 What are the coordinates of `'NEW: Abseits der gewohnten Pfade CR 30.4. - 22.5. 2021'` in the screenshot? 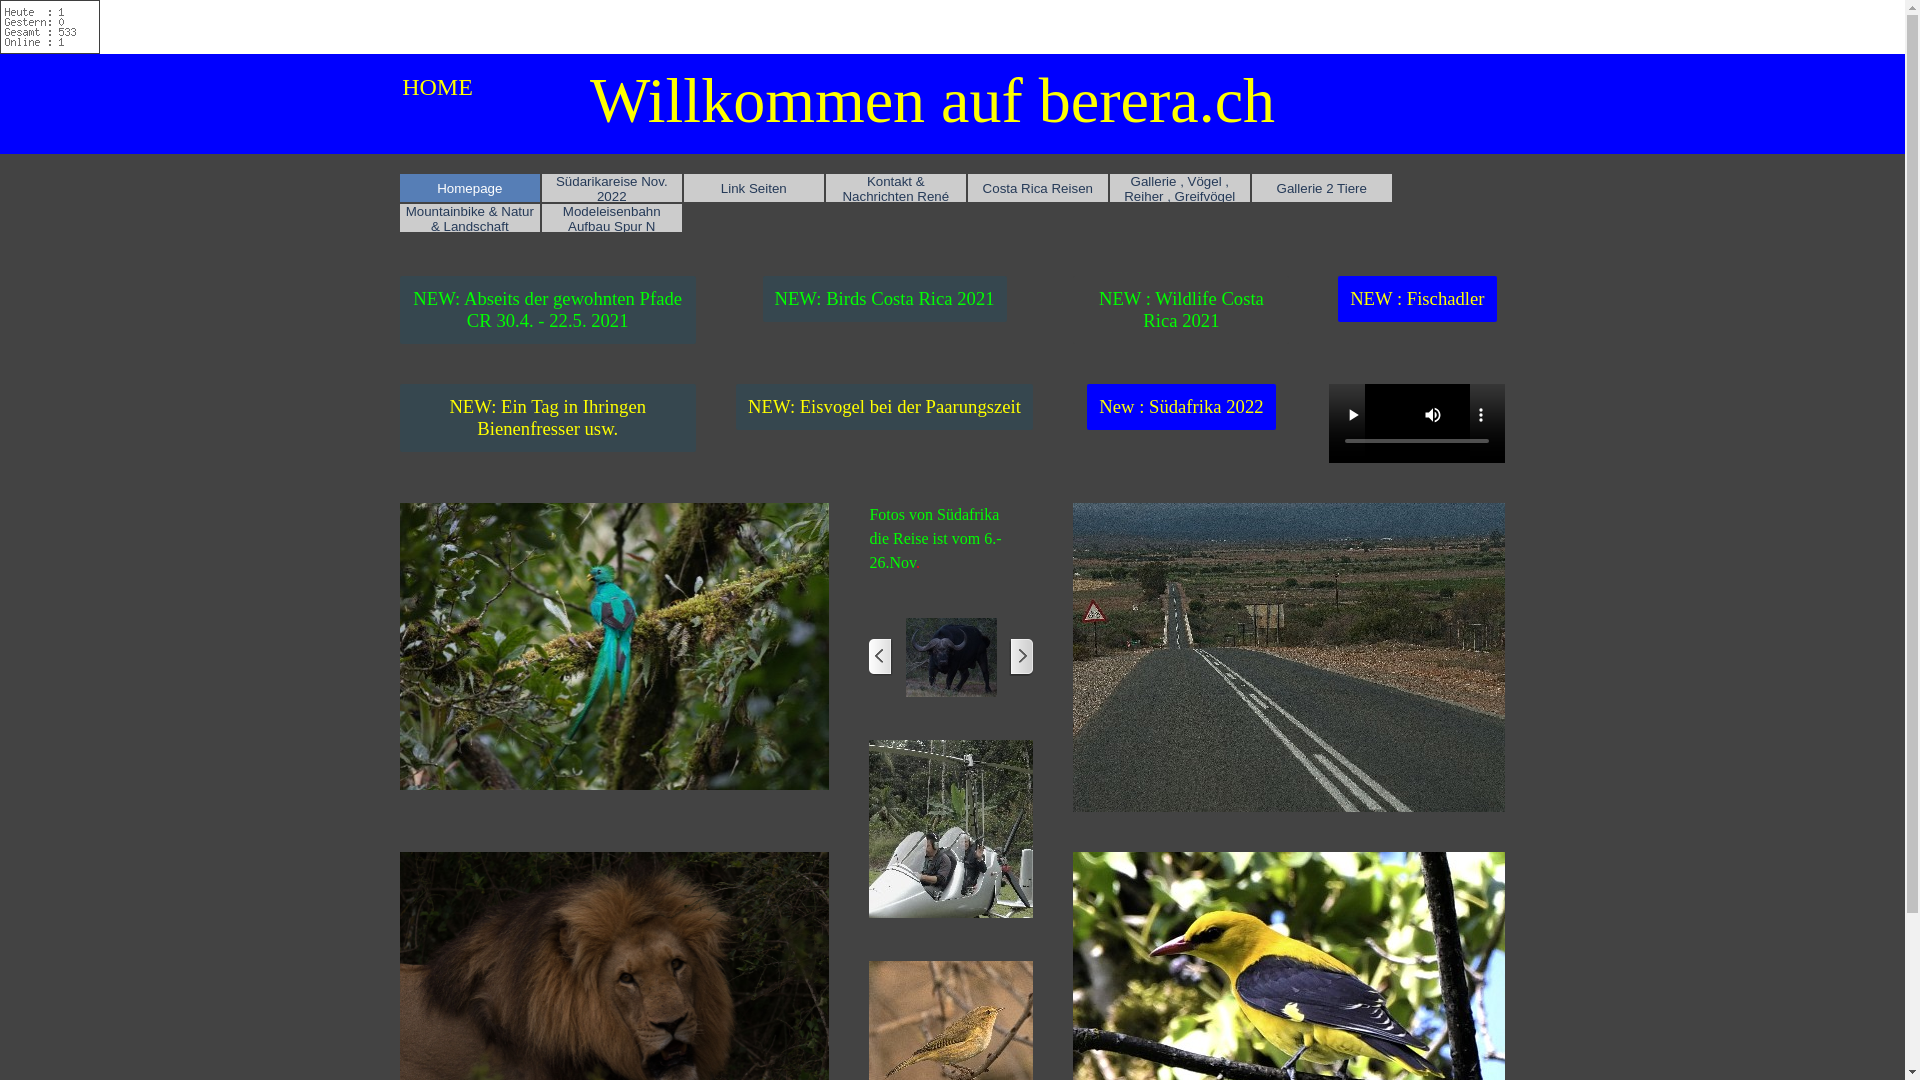 It's located at (547, 309).